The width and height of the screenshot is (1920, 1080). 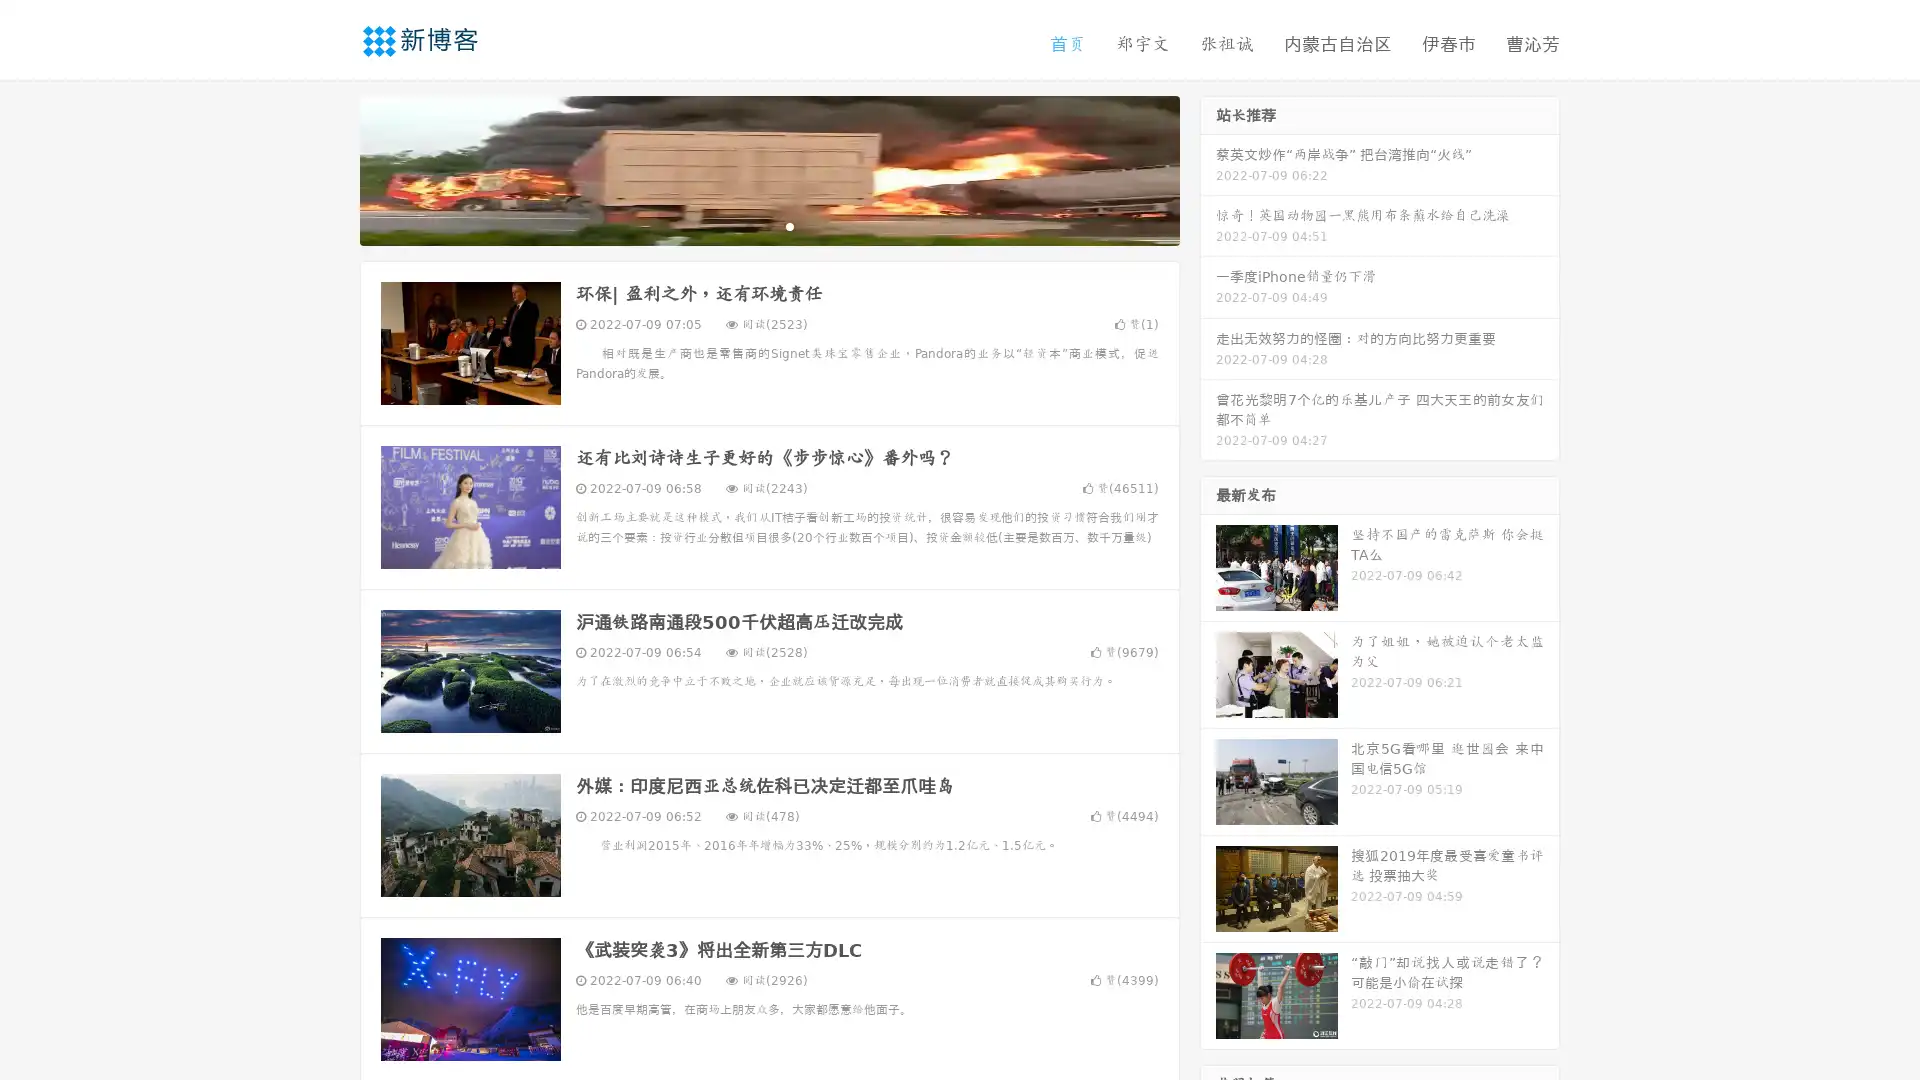 What do you see at coordinates (789, 225) in the screenshot?
I see `Go to slide 3` at bounding box center [789, 225].